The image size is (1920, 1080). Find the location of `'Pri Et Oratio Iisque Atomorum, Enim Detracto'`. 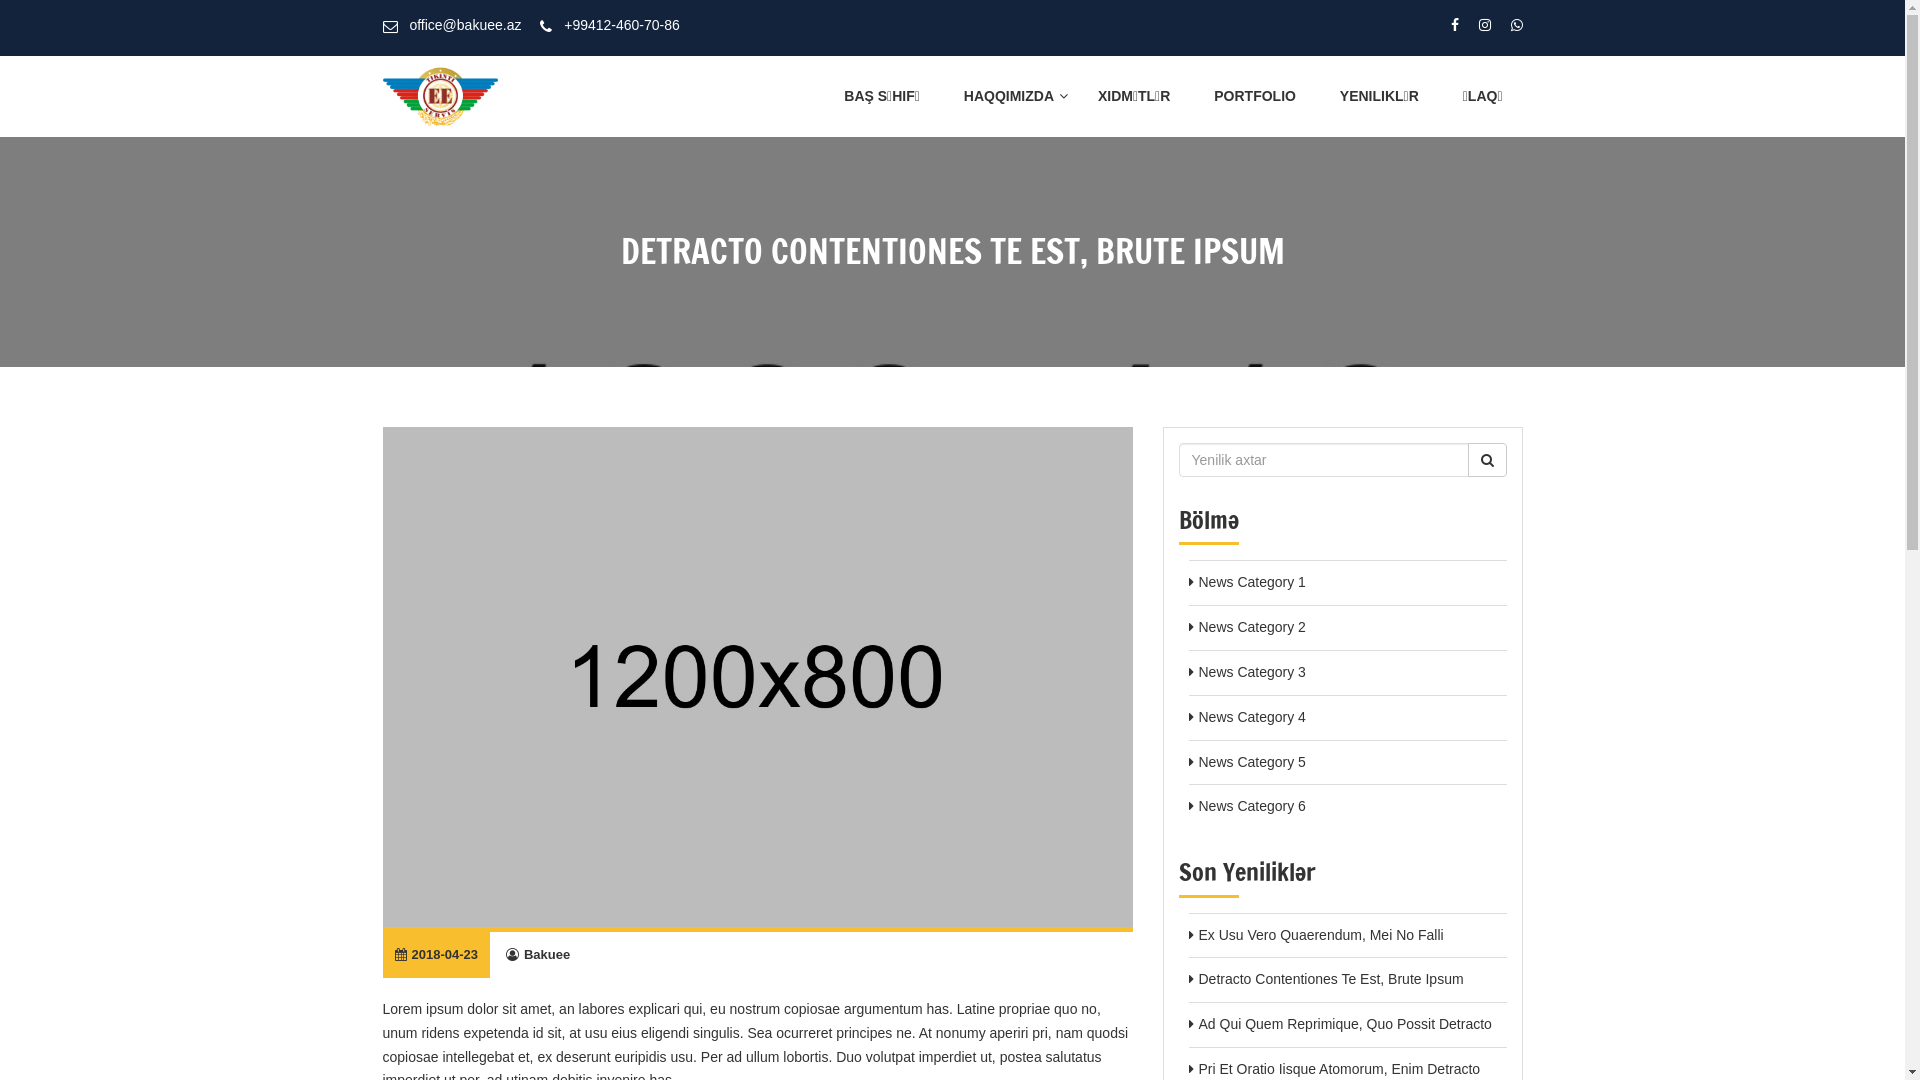

'Pri Et Oratio Iisque Atomorum, Enim Detracto' is located at coordinates (1339, 1067).